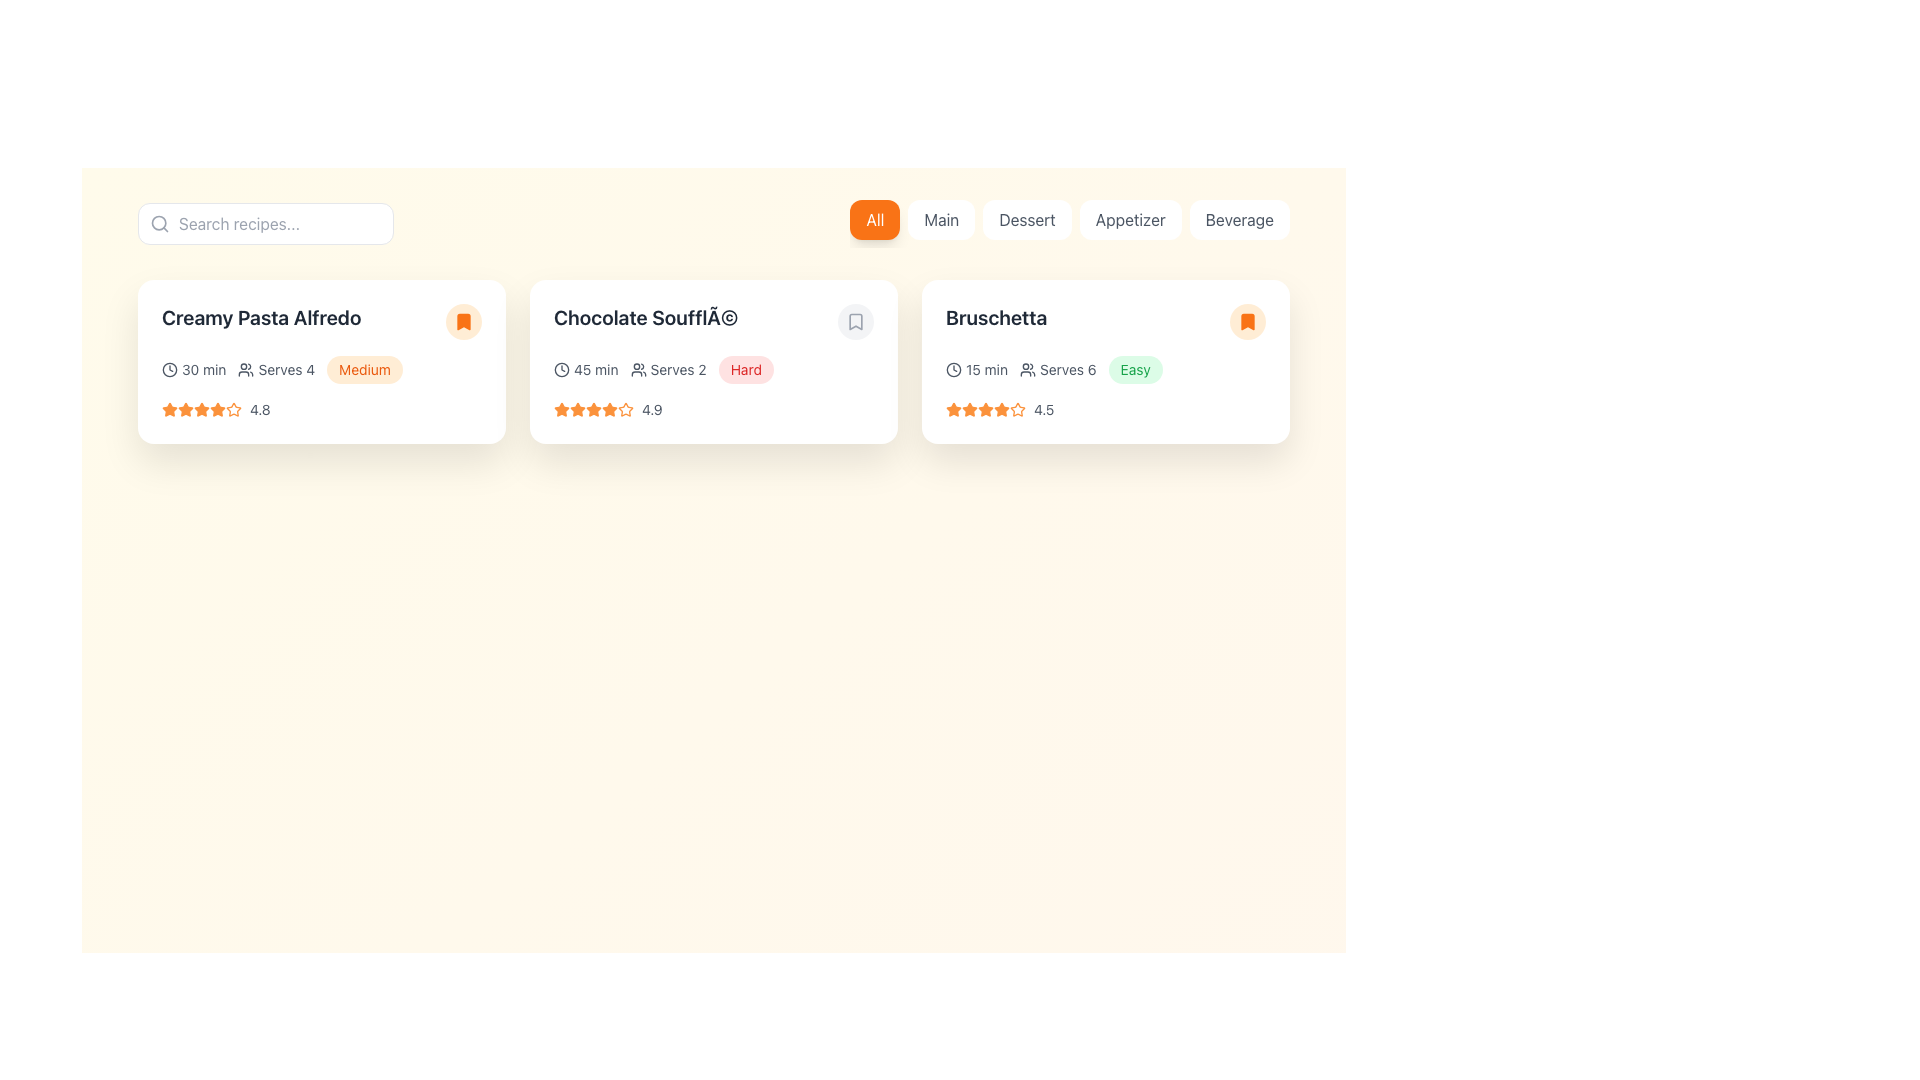 The image size is (1920, 1080). What do you see at coordinates (1017, 408) in the screenshot?
I see `the last star icon in the group of five stars indicating the rating for the 'Bruschetta' item, located within the third card from the left` at bounding box center [1017, 408].